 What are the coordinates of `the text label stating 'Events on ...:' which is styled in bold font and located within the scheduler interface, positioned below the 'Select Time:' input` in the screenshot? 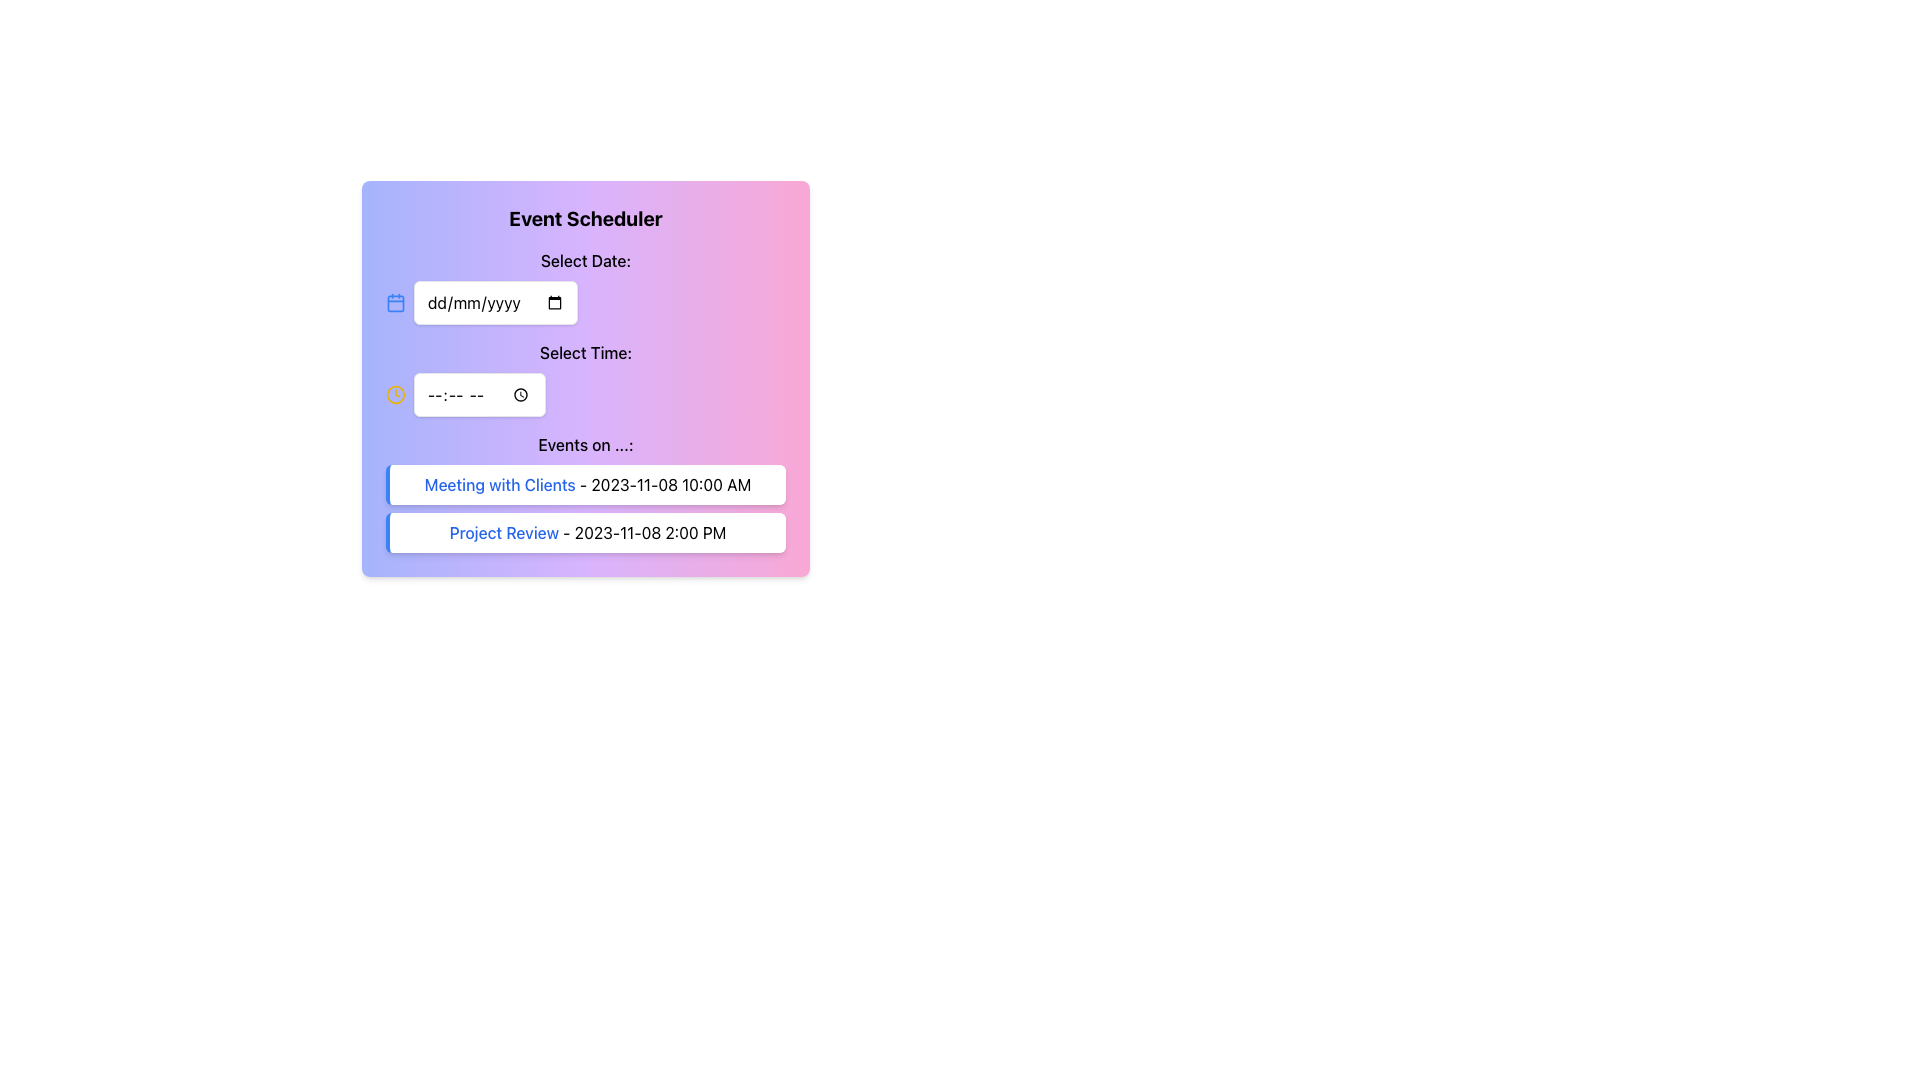 It's located at (584, 443).